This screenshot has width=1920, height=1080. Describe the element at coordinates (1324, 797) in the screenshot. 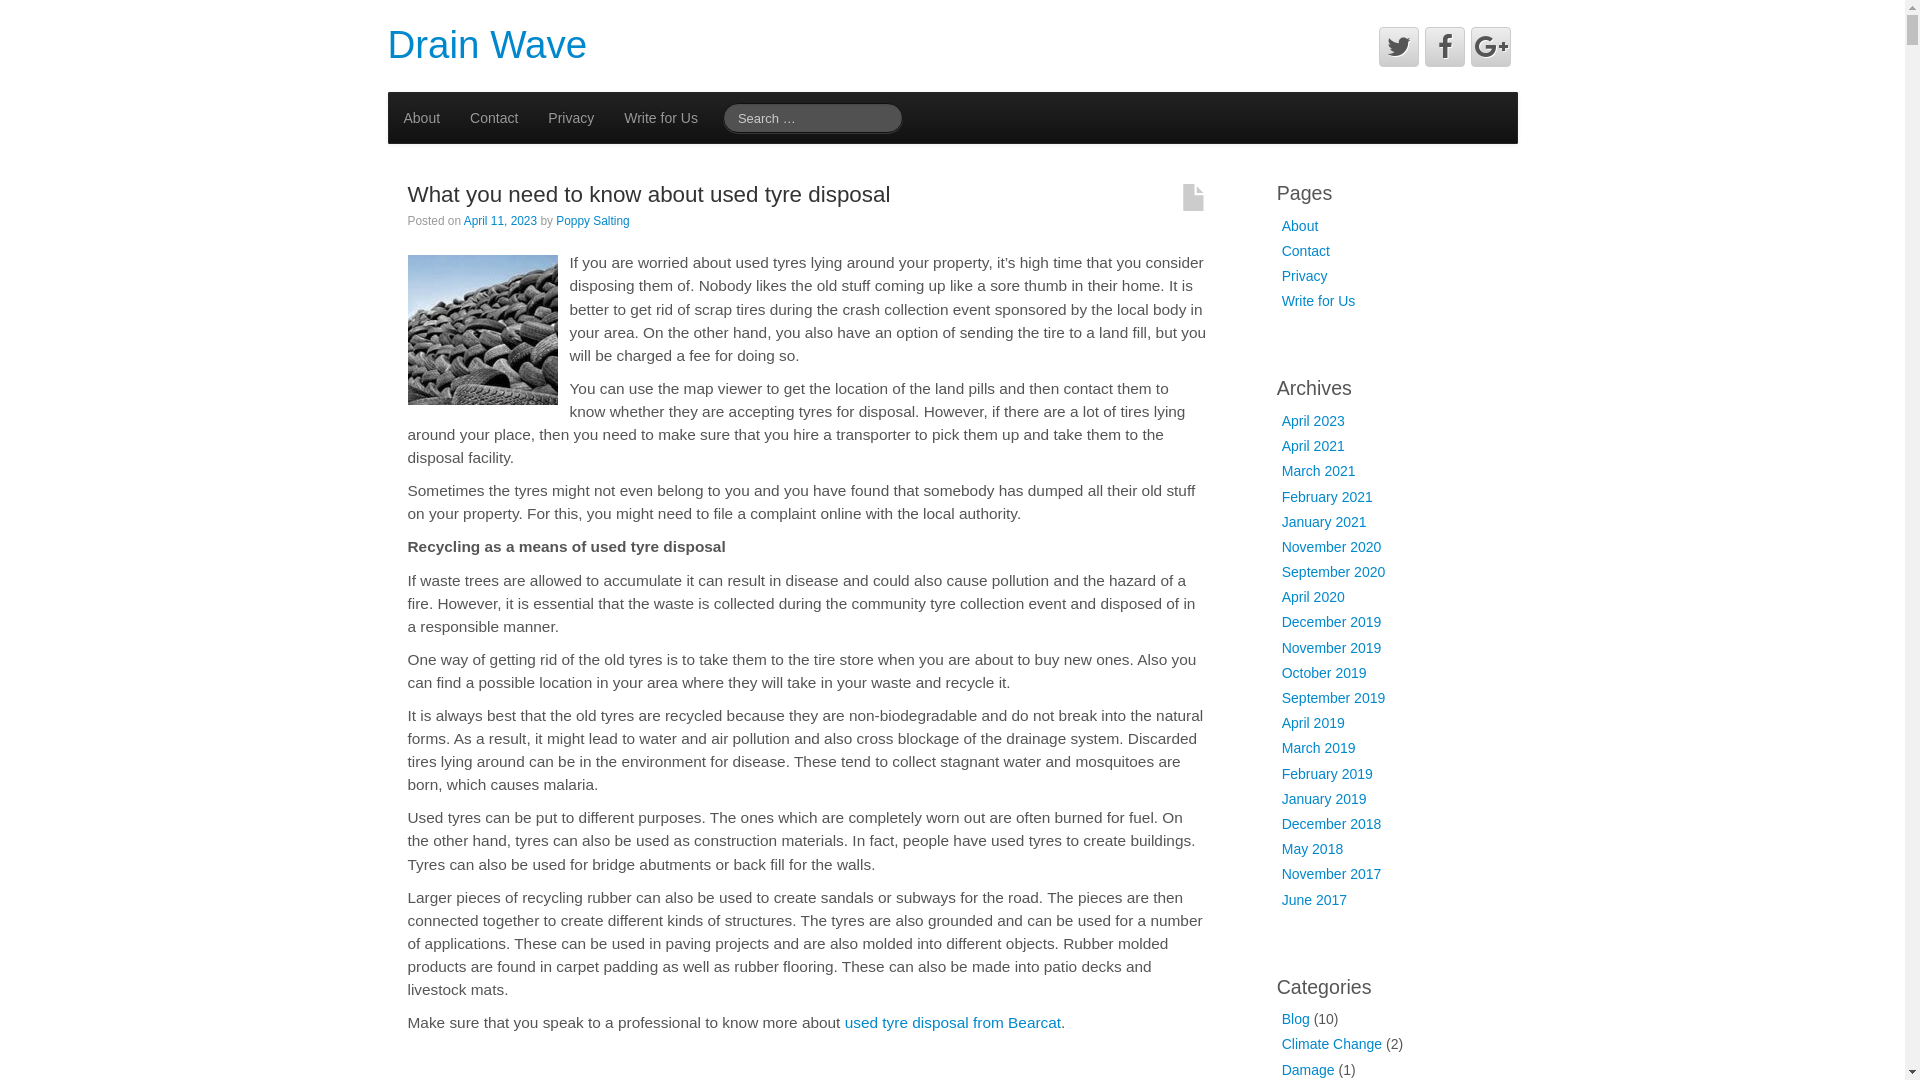

I see `'January 2019'` at that location.